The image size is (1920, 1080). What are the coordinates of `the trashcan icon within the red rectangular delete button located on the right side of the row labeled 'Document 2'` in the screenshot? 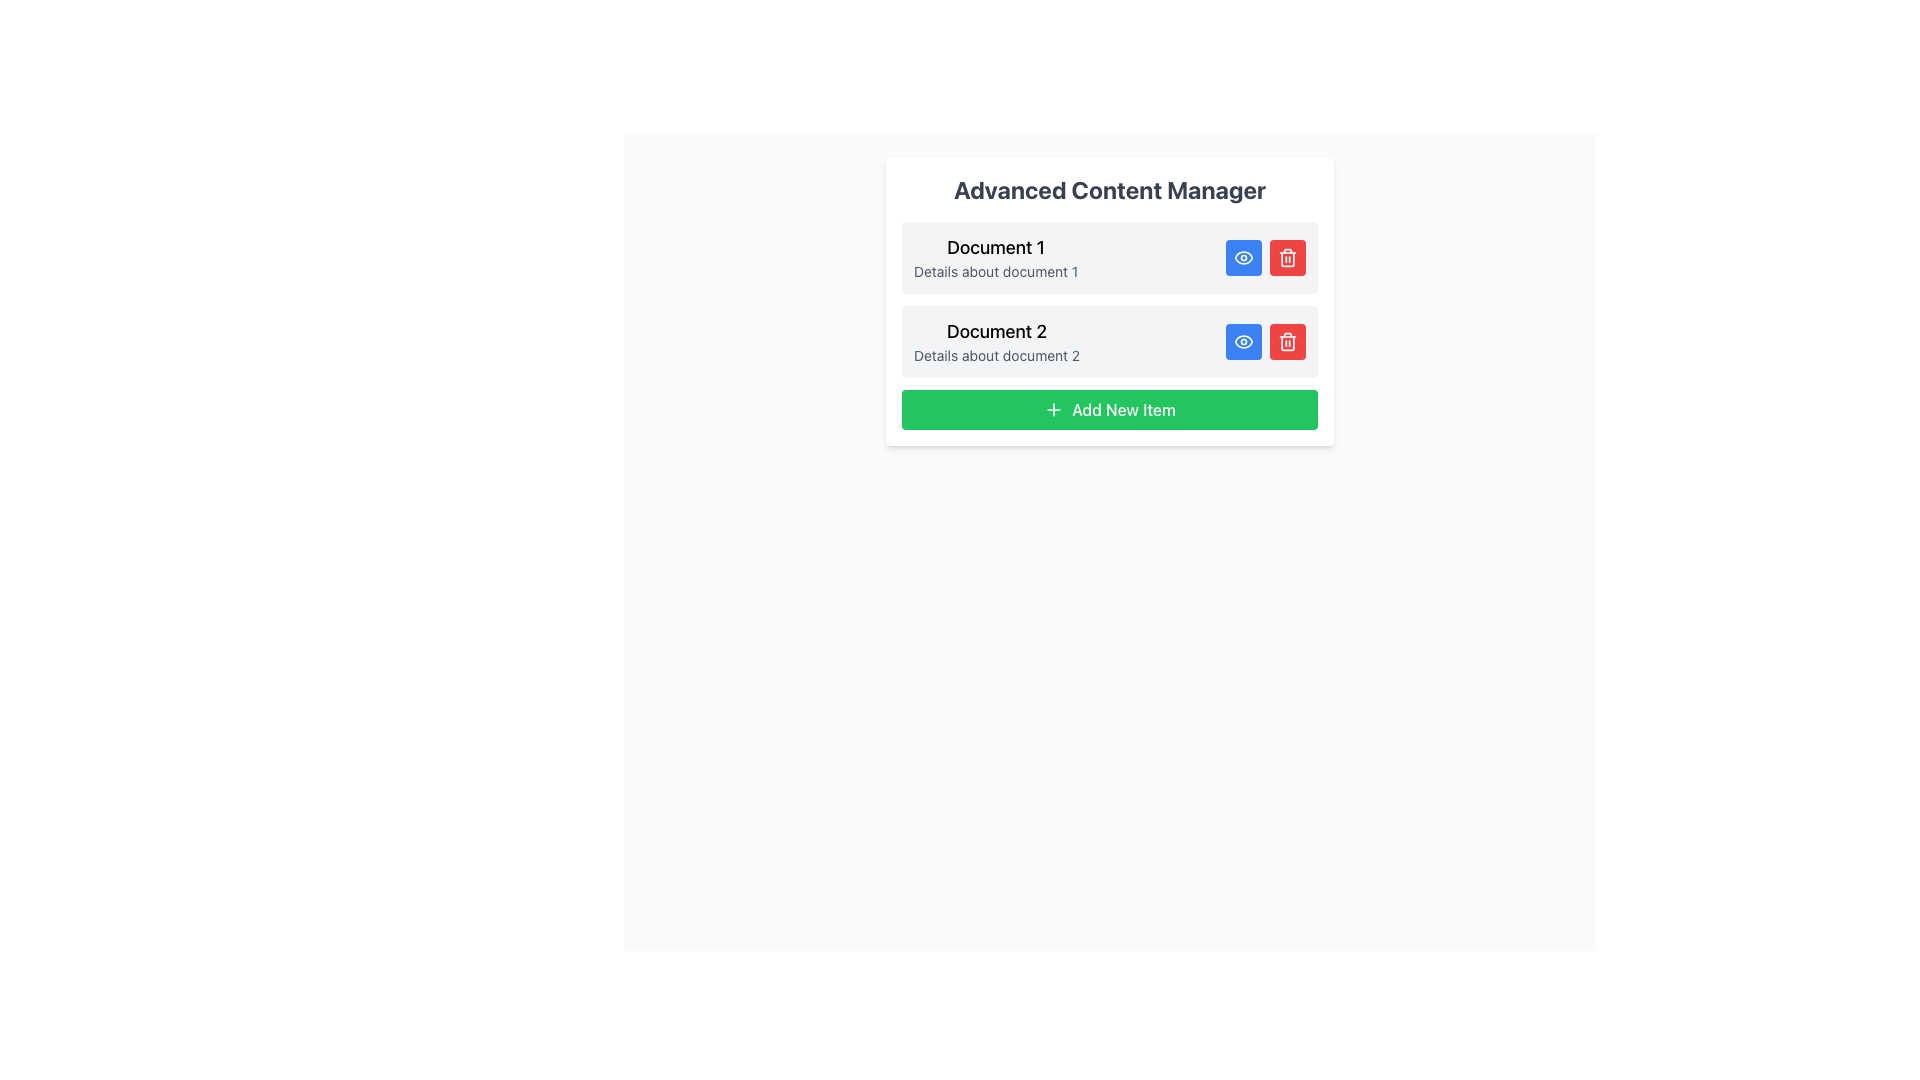 It's located at (1287, 341).